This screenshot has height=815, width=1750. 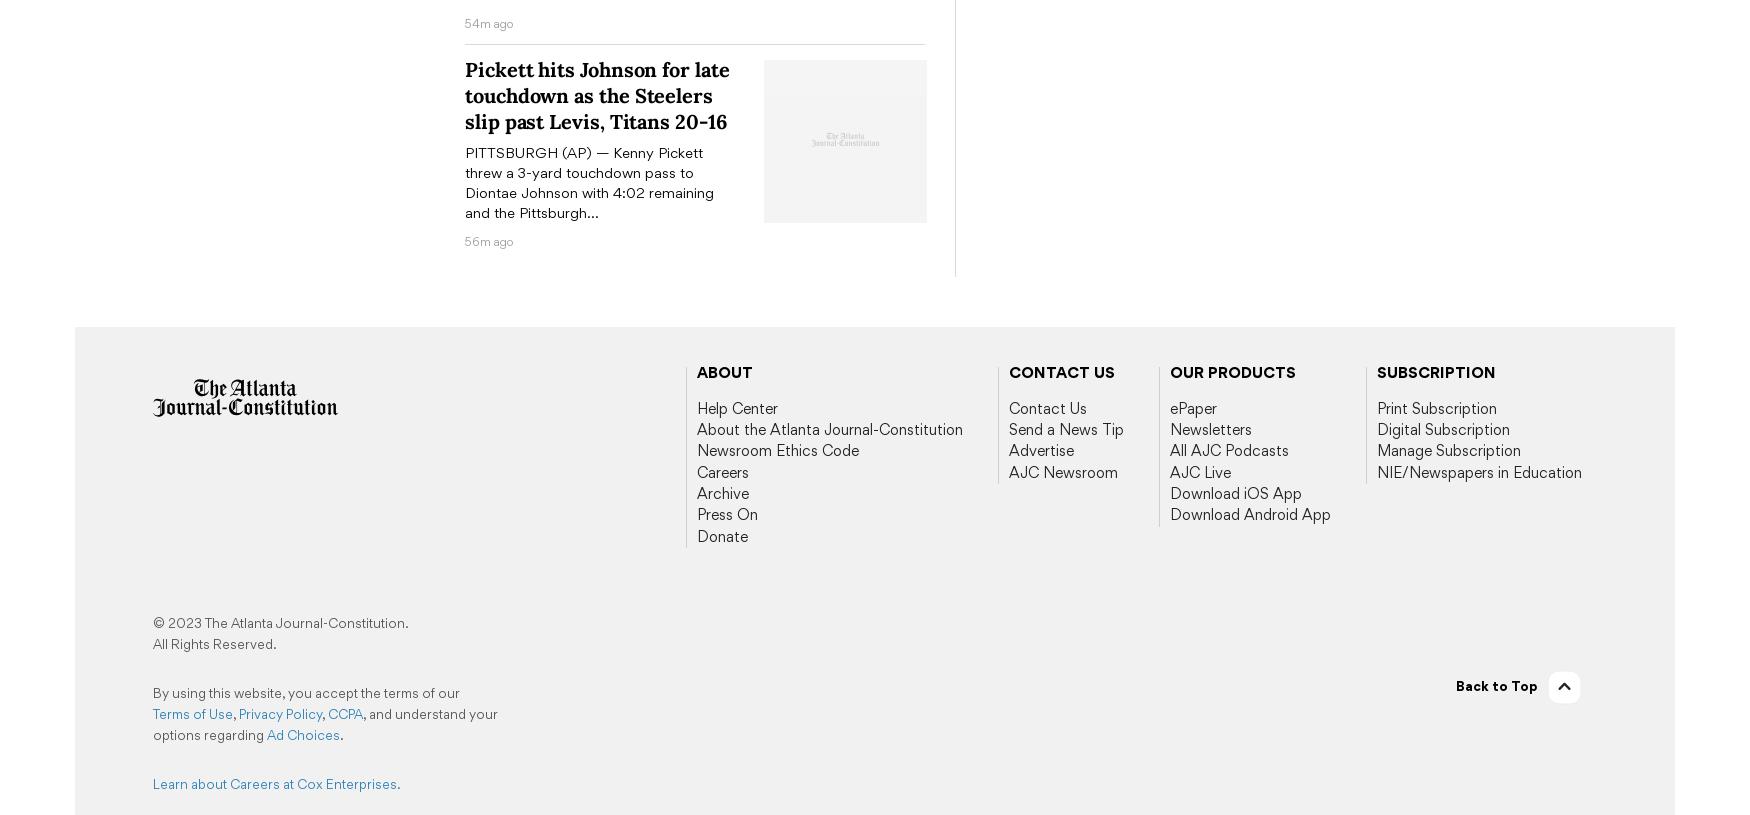 What do you see at coordinates (345, 712) in the screenshot?
I see `'CCPA'` at bounding box center [345, 712].